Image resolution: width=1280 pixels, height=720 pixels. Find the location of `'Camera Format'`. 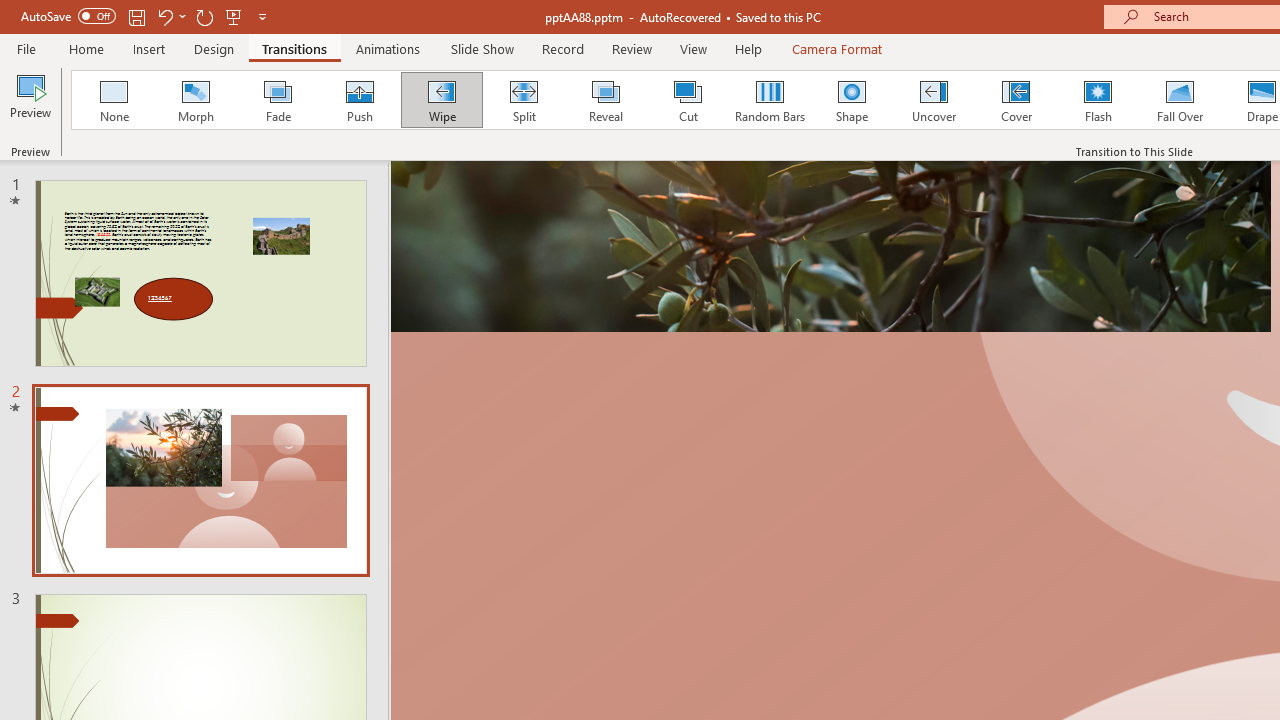

'Camera Format' is located at coordinates (837, 48).